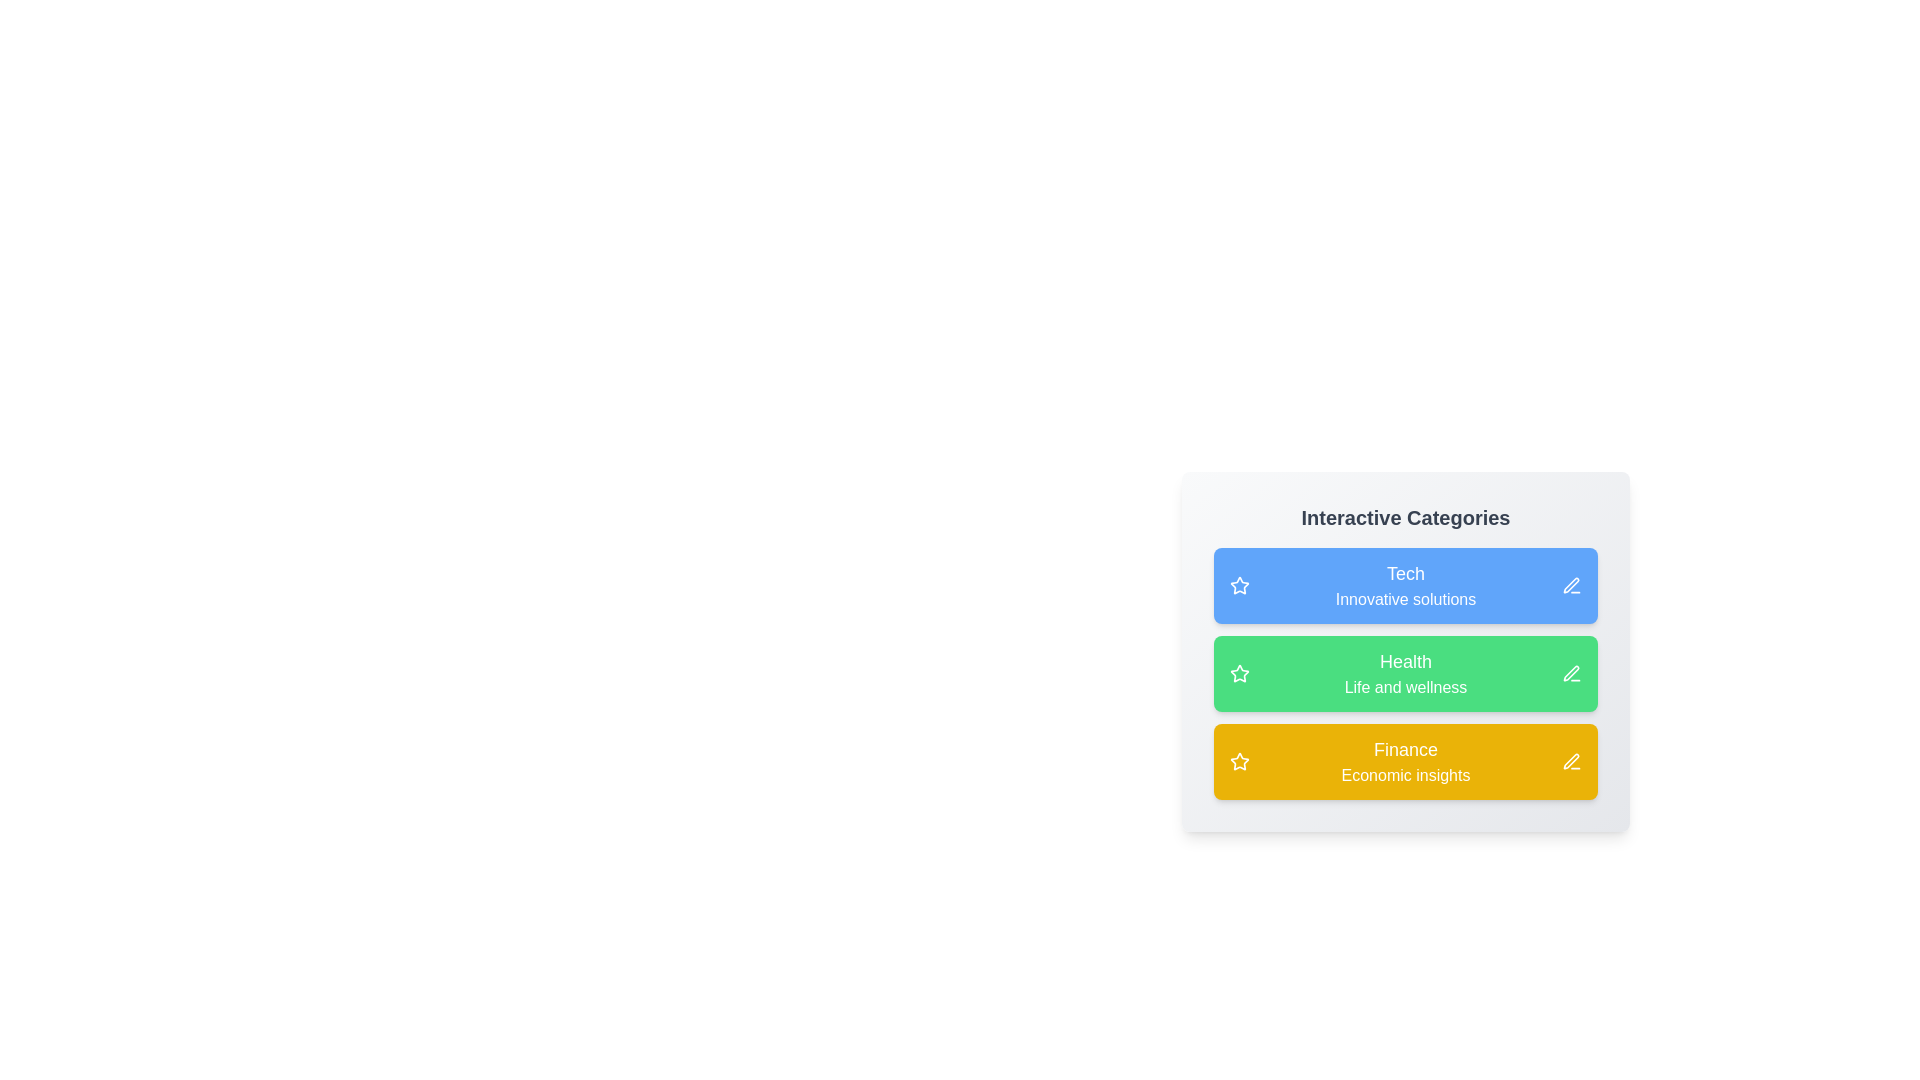 The image size is (1920, 1080). Describe the element at coordinates (1405, 585) in the screenshot. I see `the category Tech to observe its hover effect` at that location.